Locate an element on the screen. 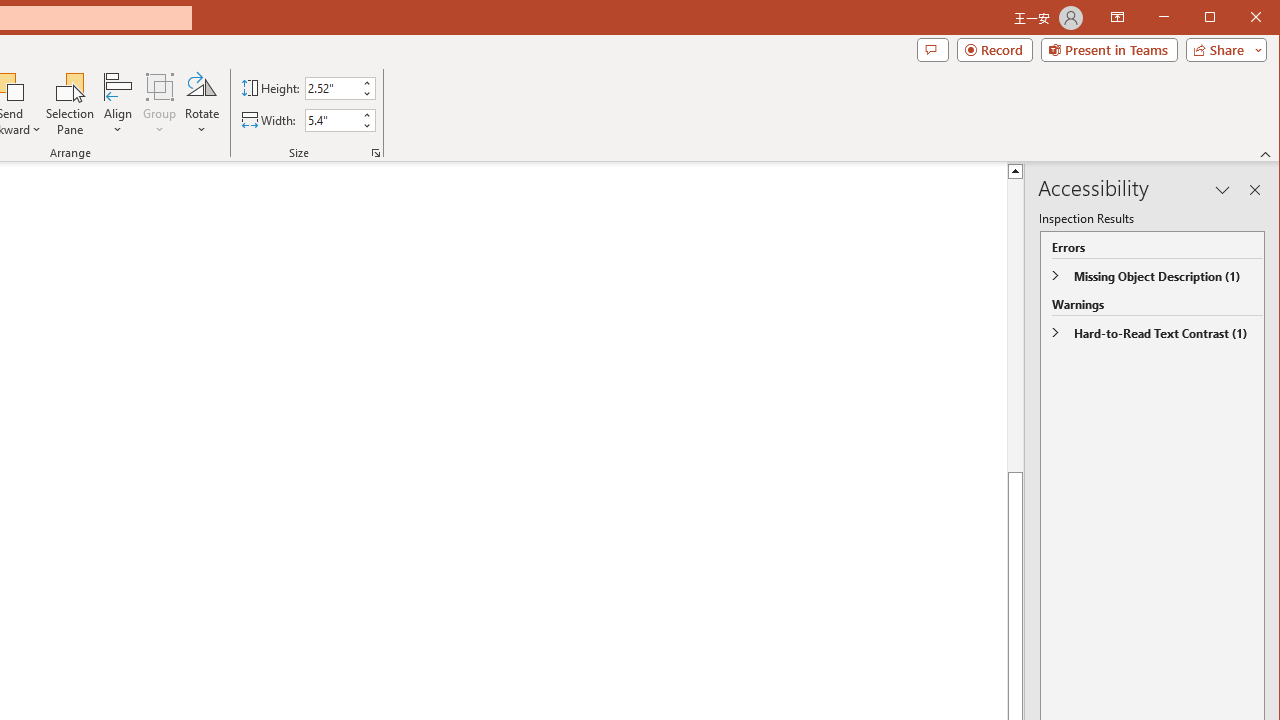 Image resolution: width=1280 pixels, height=720 pixels. 'Selection Pane...' is located at coordinates (70, 104).